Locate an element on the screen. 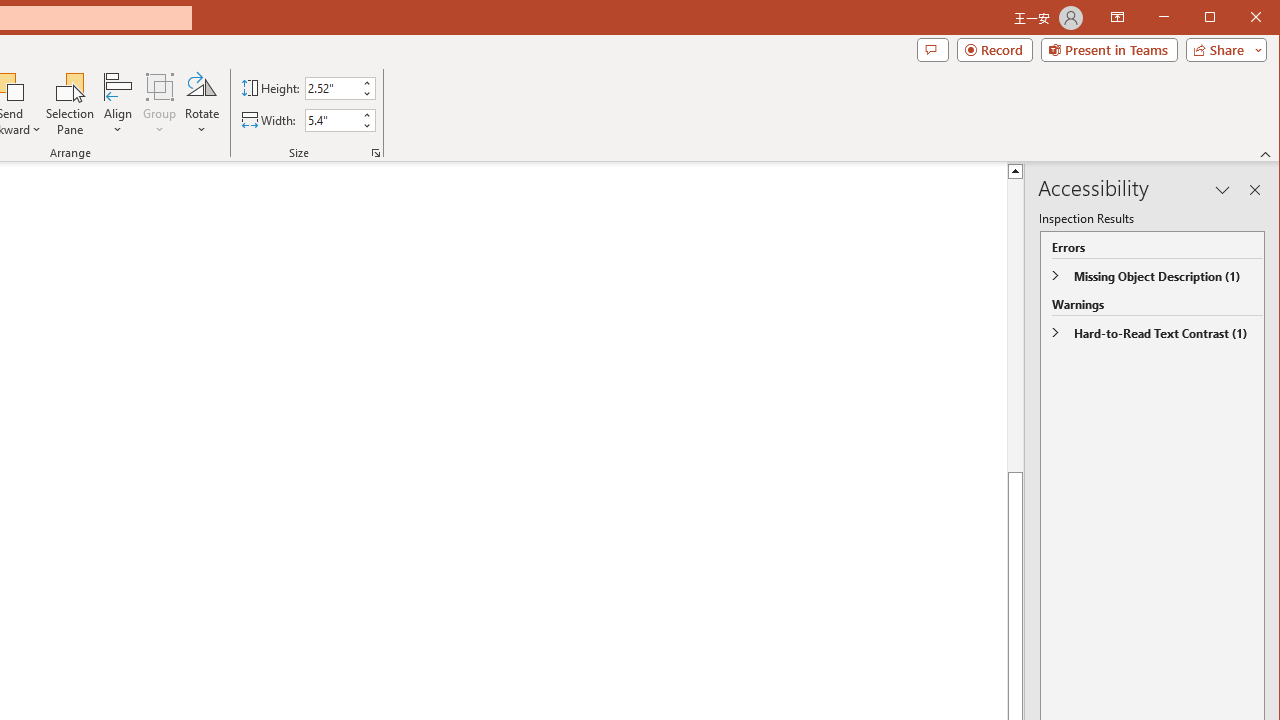 Image resolution: width=1280 pixels, height=720 pixels. 'Selection Pane...' is located at coordinates (70, 104).